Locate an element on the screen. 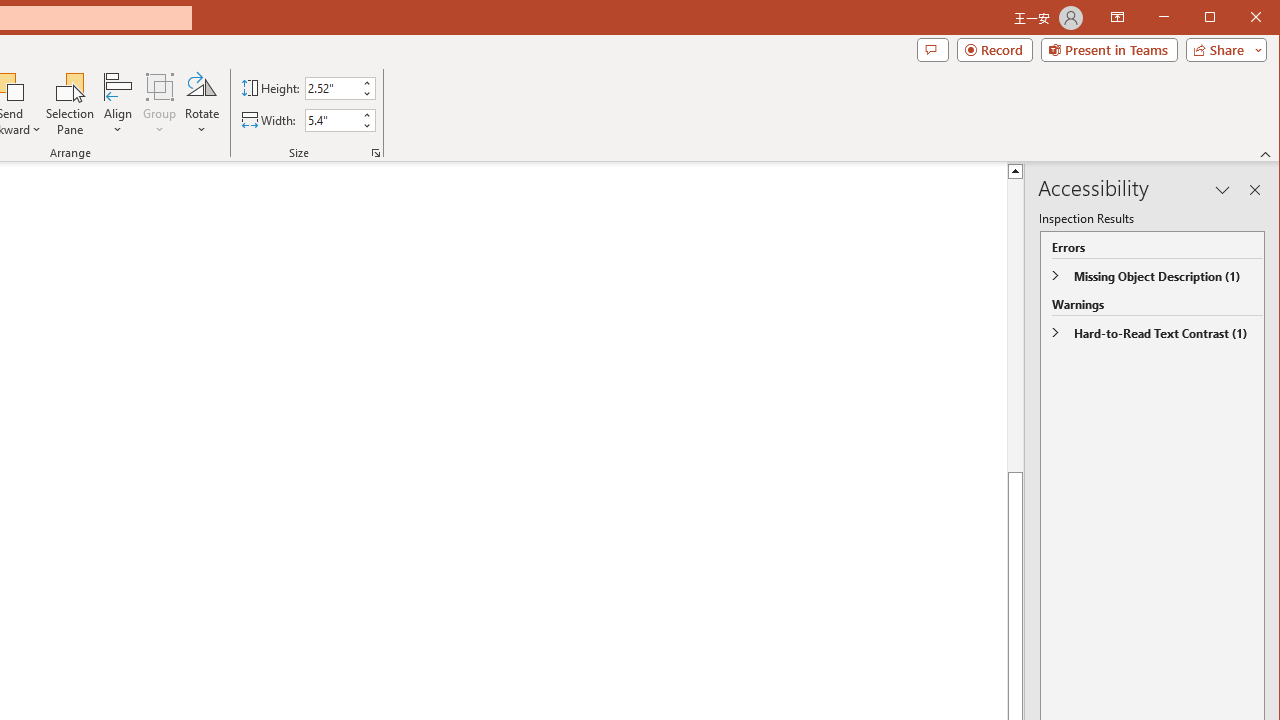 Image resolution: width=1280 pixels, height=720 pixels. 'Selection Pane...' is located at coordinates (70, 104).